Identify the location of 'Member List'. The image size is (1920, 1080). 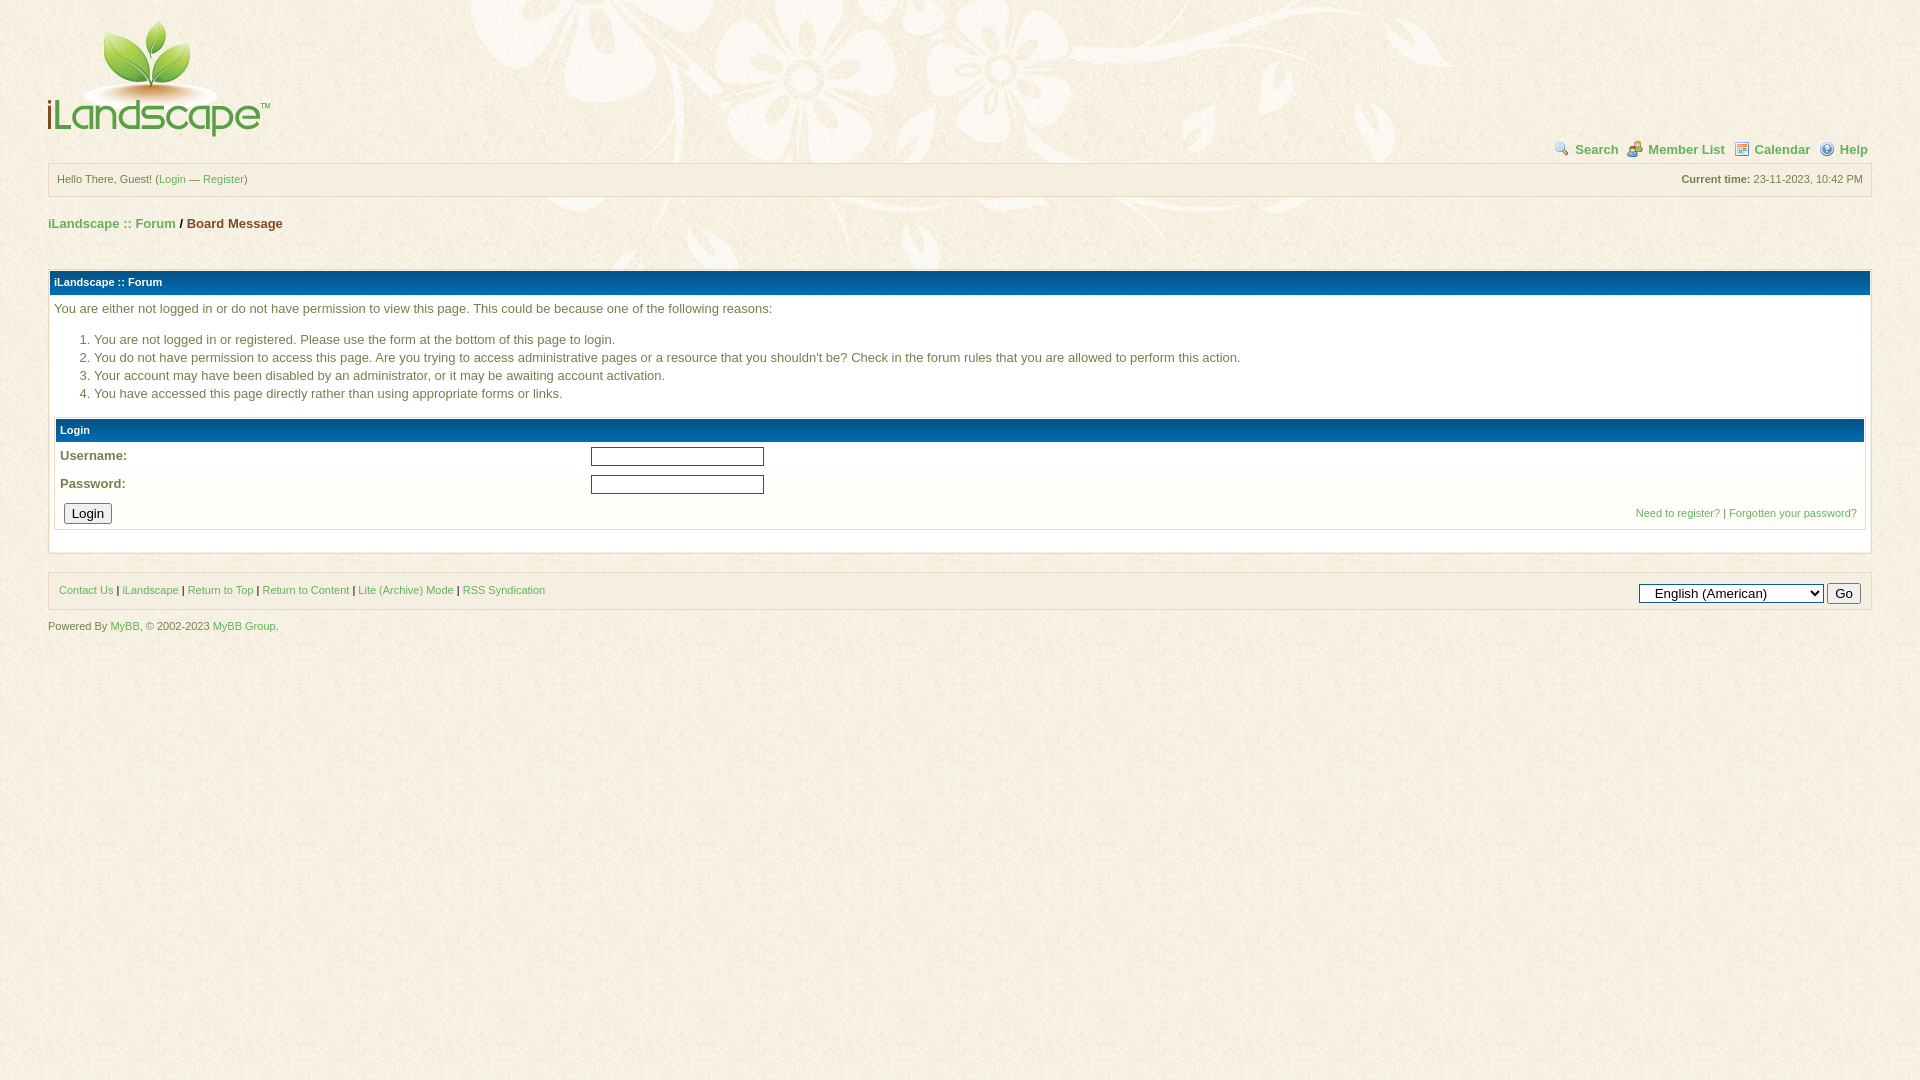
(1627, 148).